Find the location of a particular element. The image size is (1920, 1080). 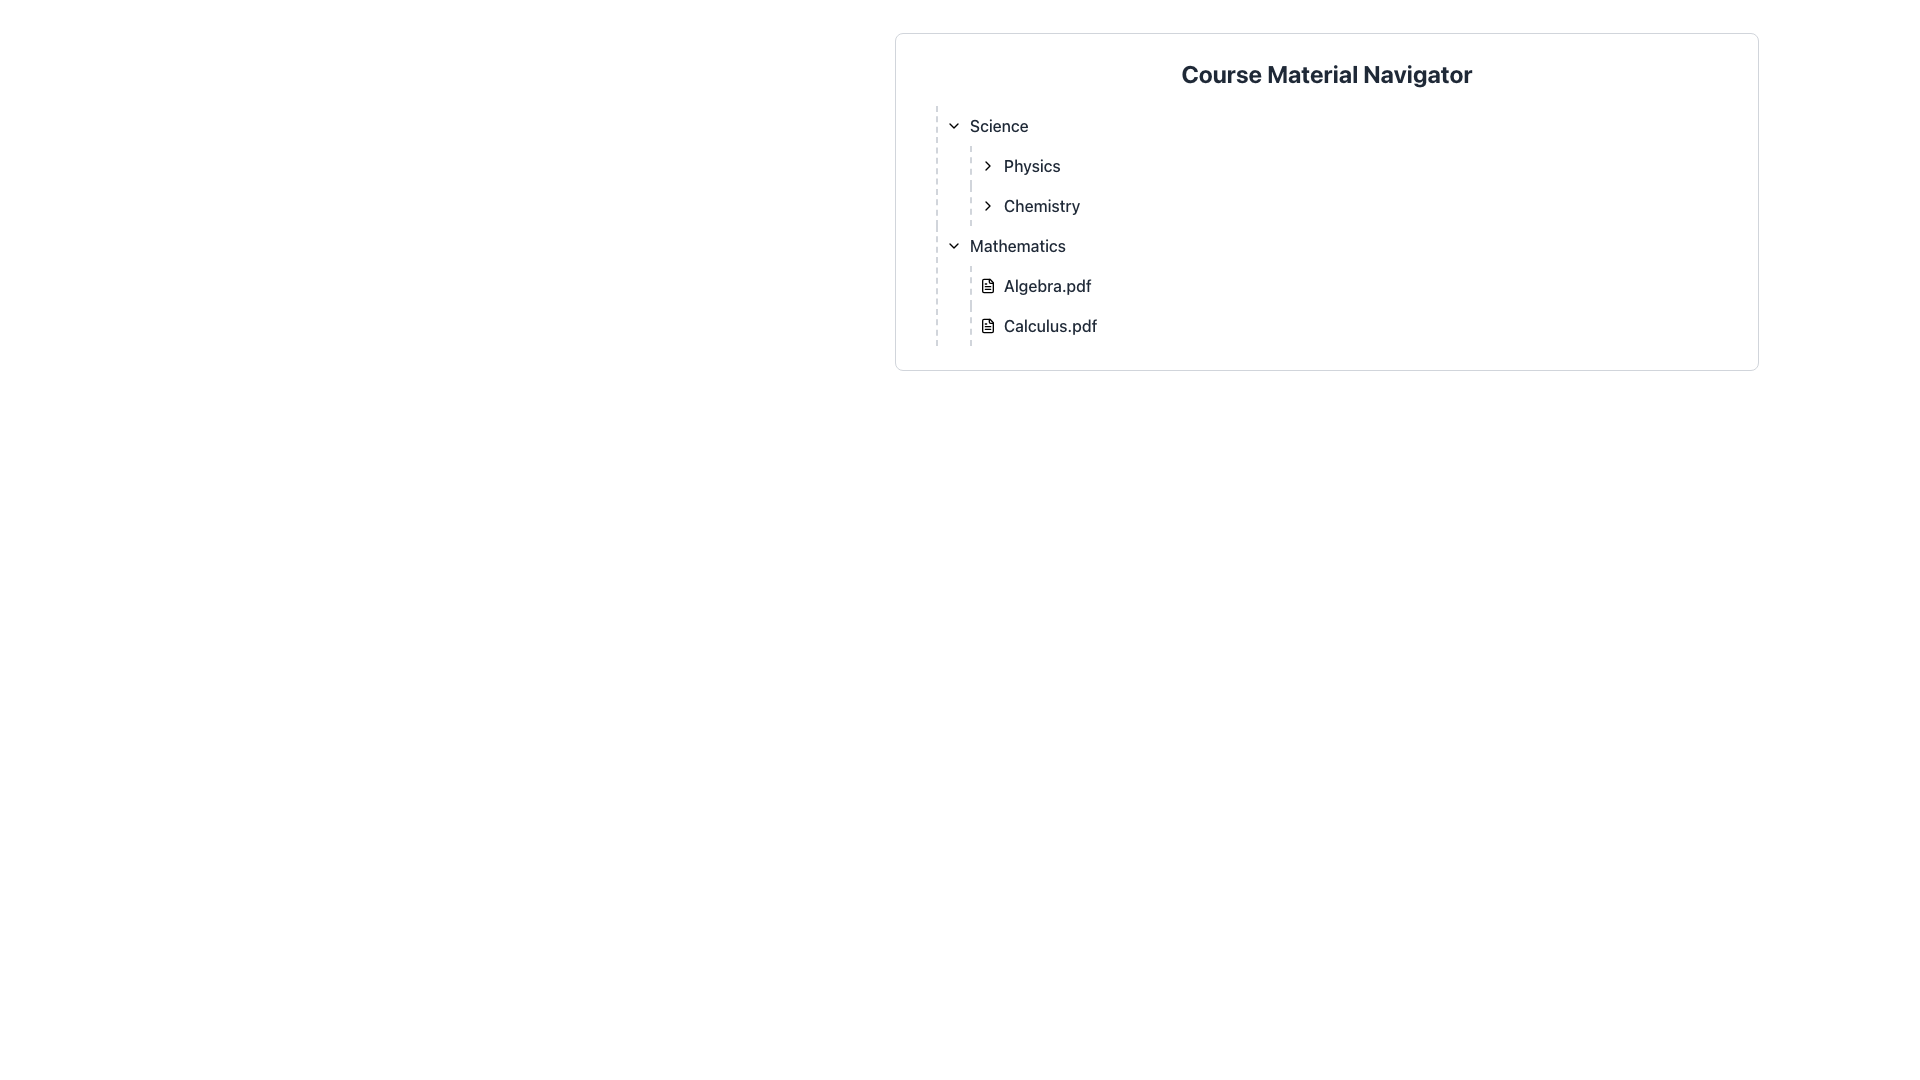

the 'Science' category text label located within the Course Material Navigator section, which is the first item in the list is located at coordinates (999, 126).